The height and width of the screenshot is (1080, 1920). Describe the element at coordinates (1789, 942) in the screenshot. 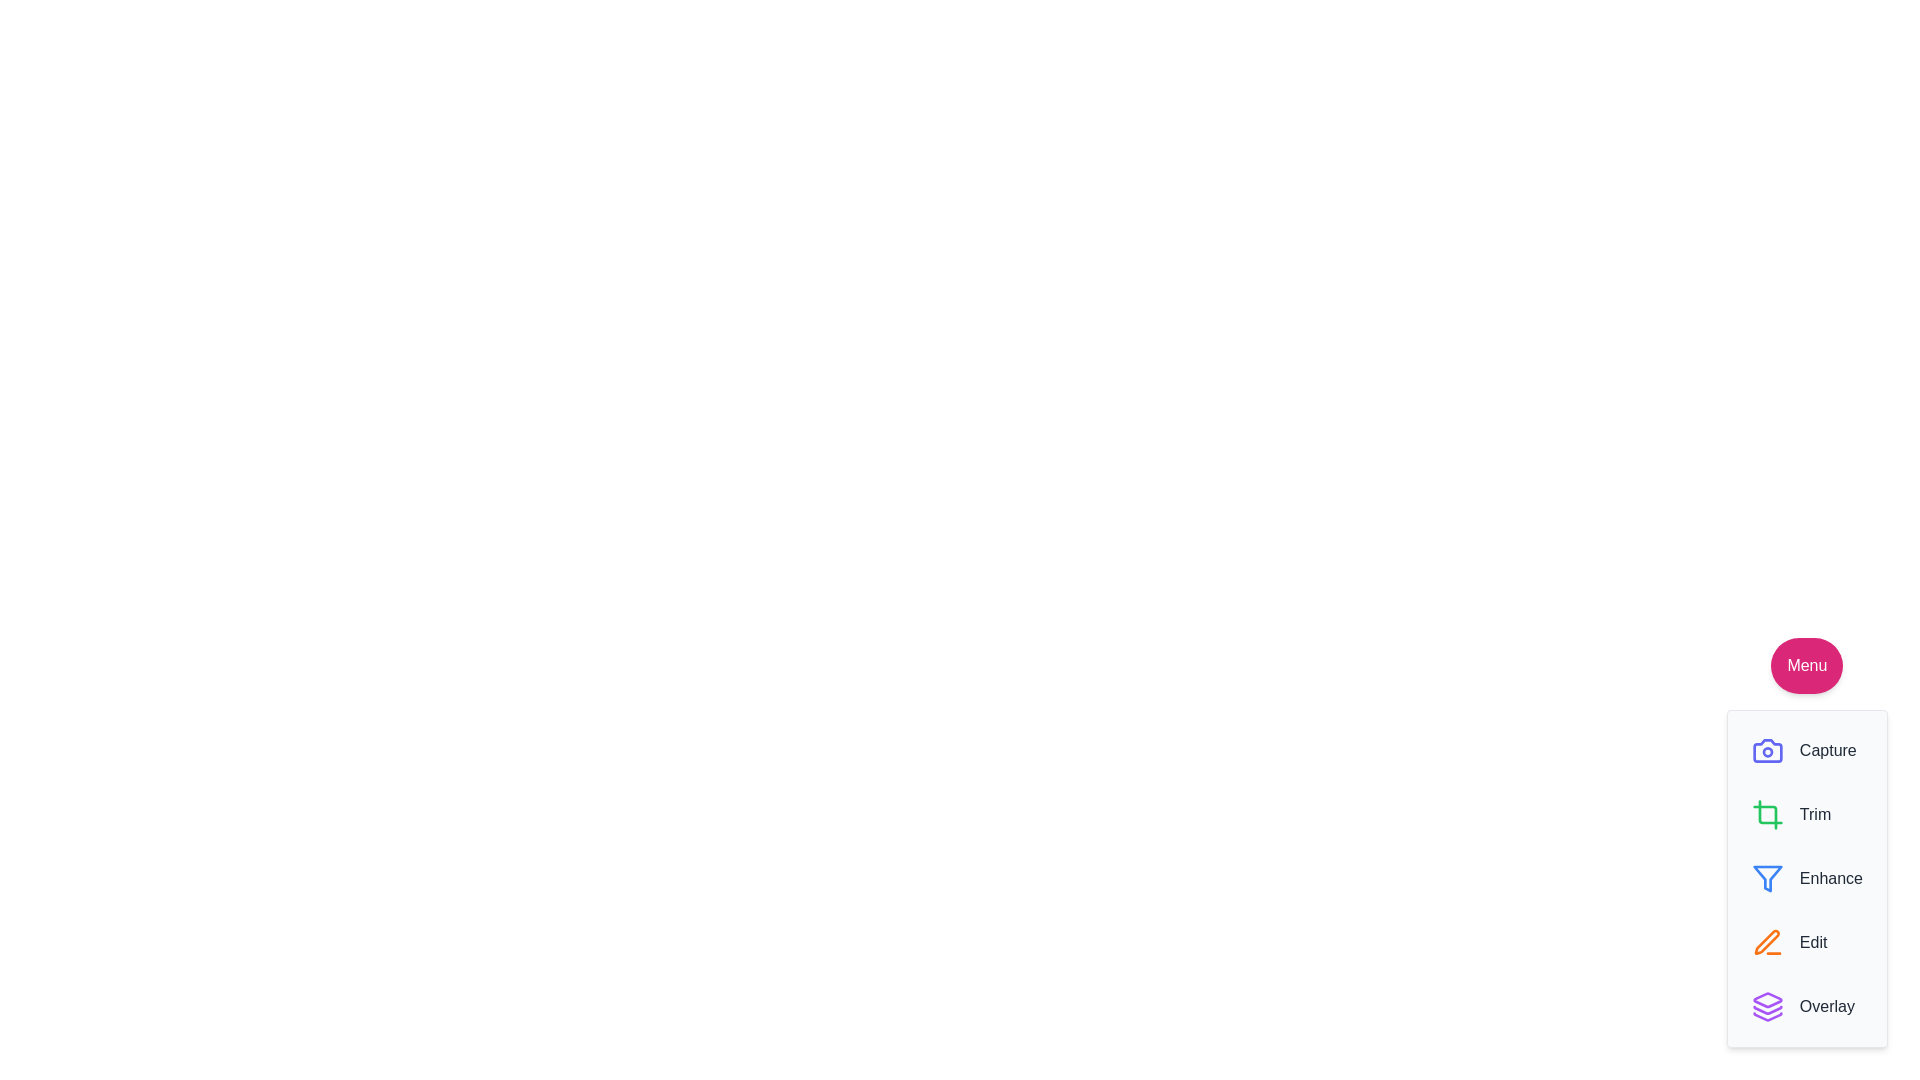

I see `the 'Edit' button in the menu` at that location.